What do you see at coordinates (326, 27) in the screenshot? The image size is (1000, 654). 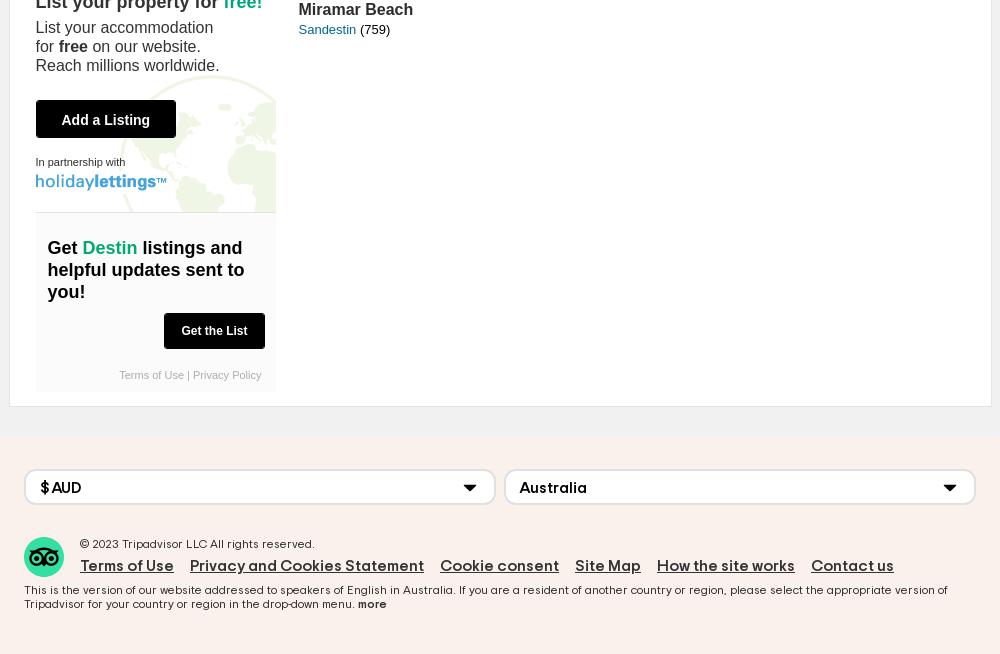 I see `'Sandestin'` at bounding box center [326, 27].